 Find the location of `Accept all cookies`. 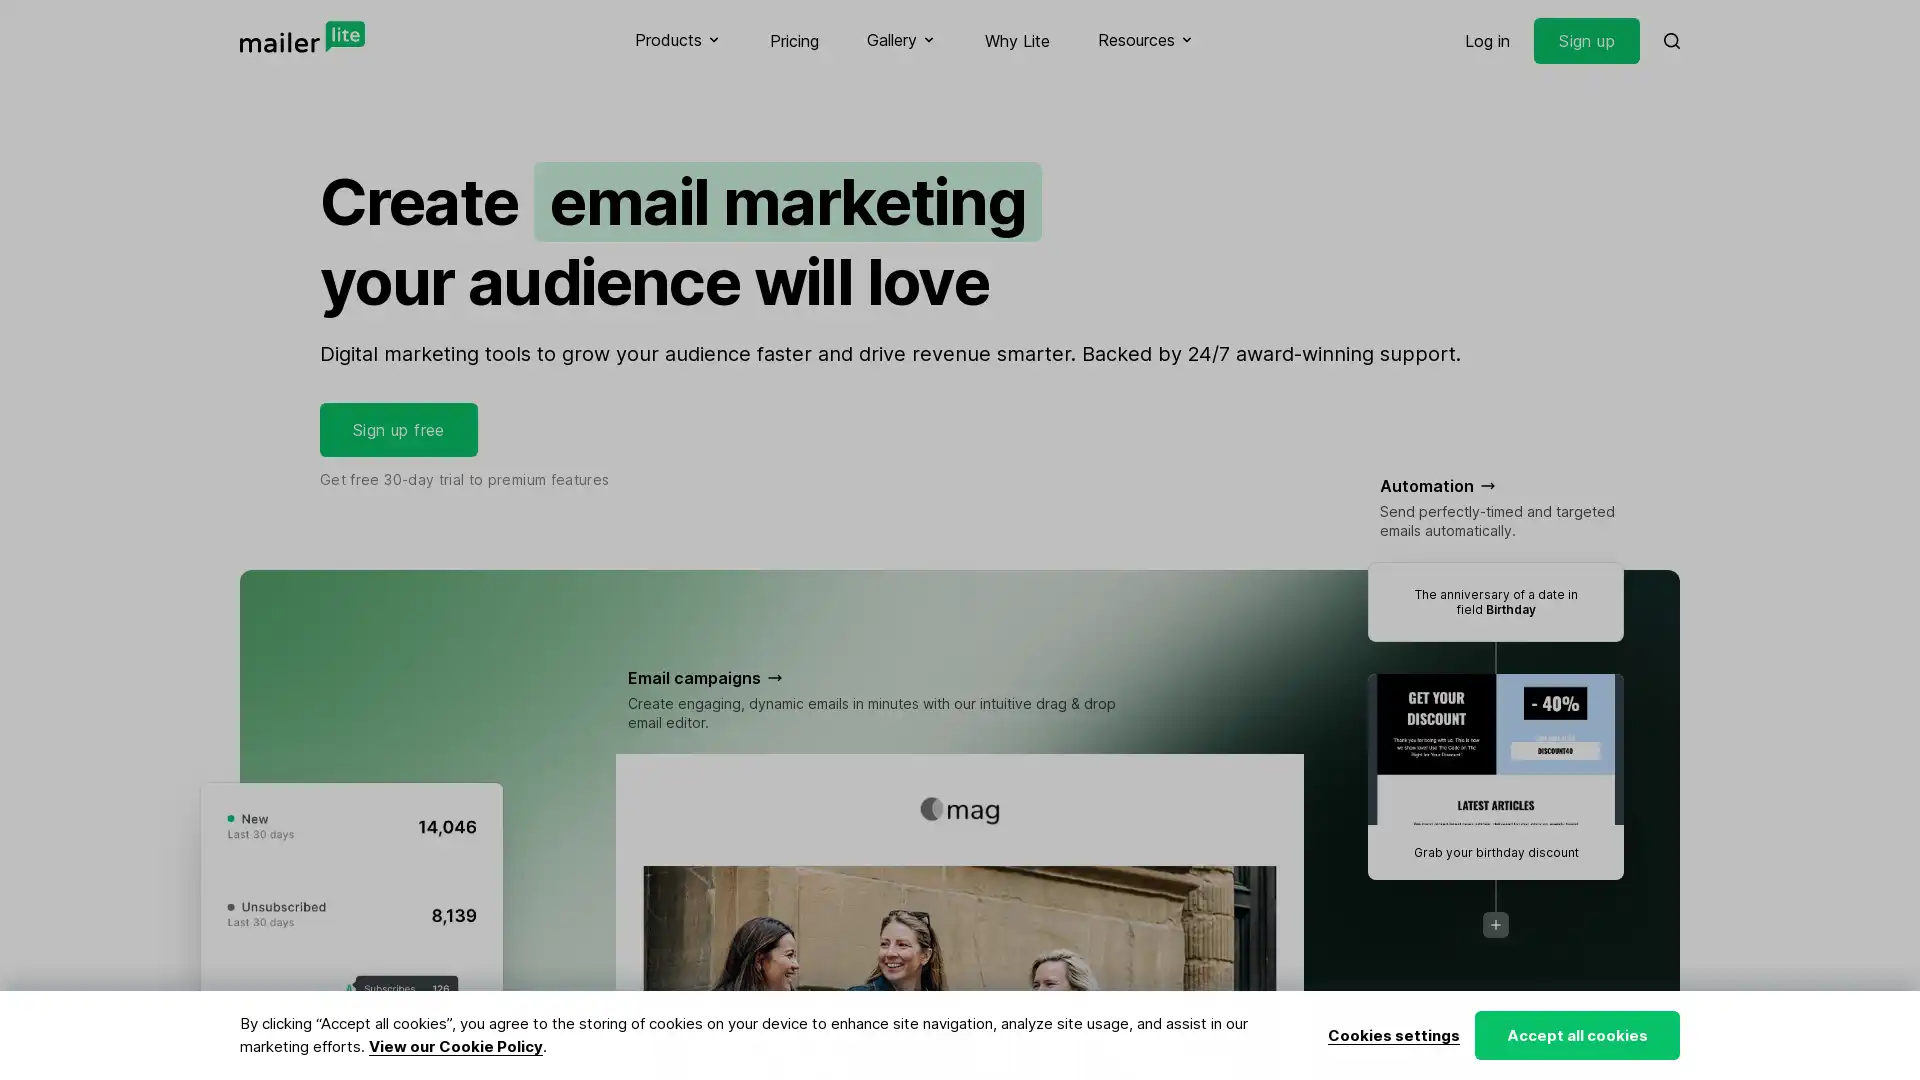

Accept all cookies is located at coordinates (1576, 1035).